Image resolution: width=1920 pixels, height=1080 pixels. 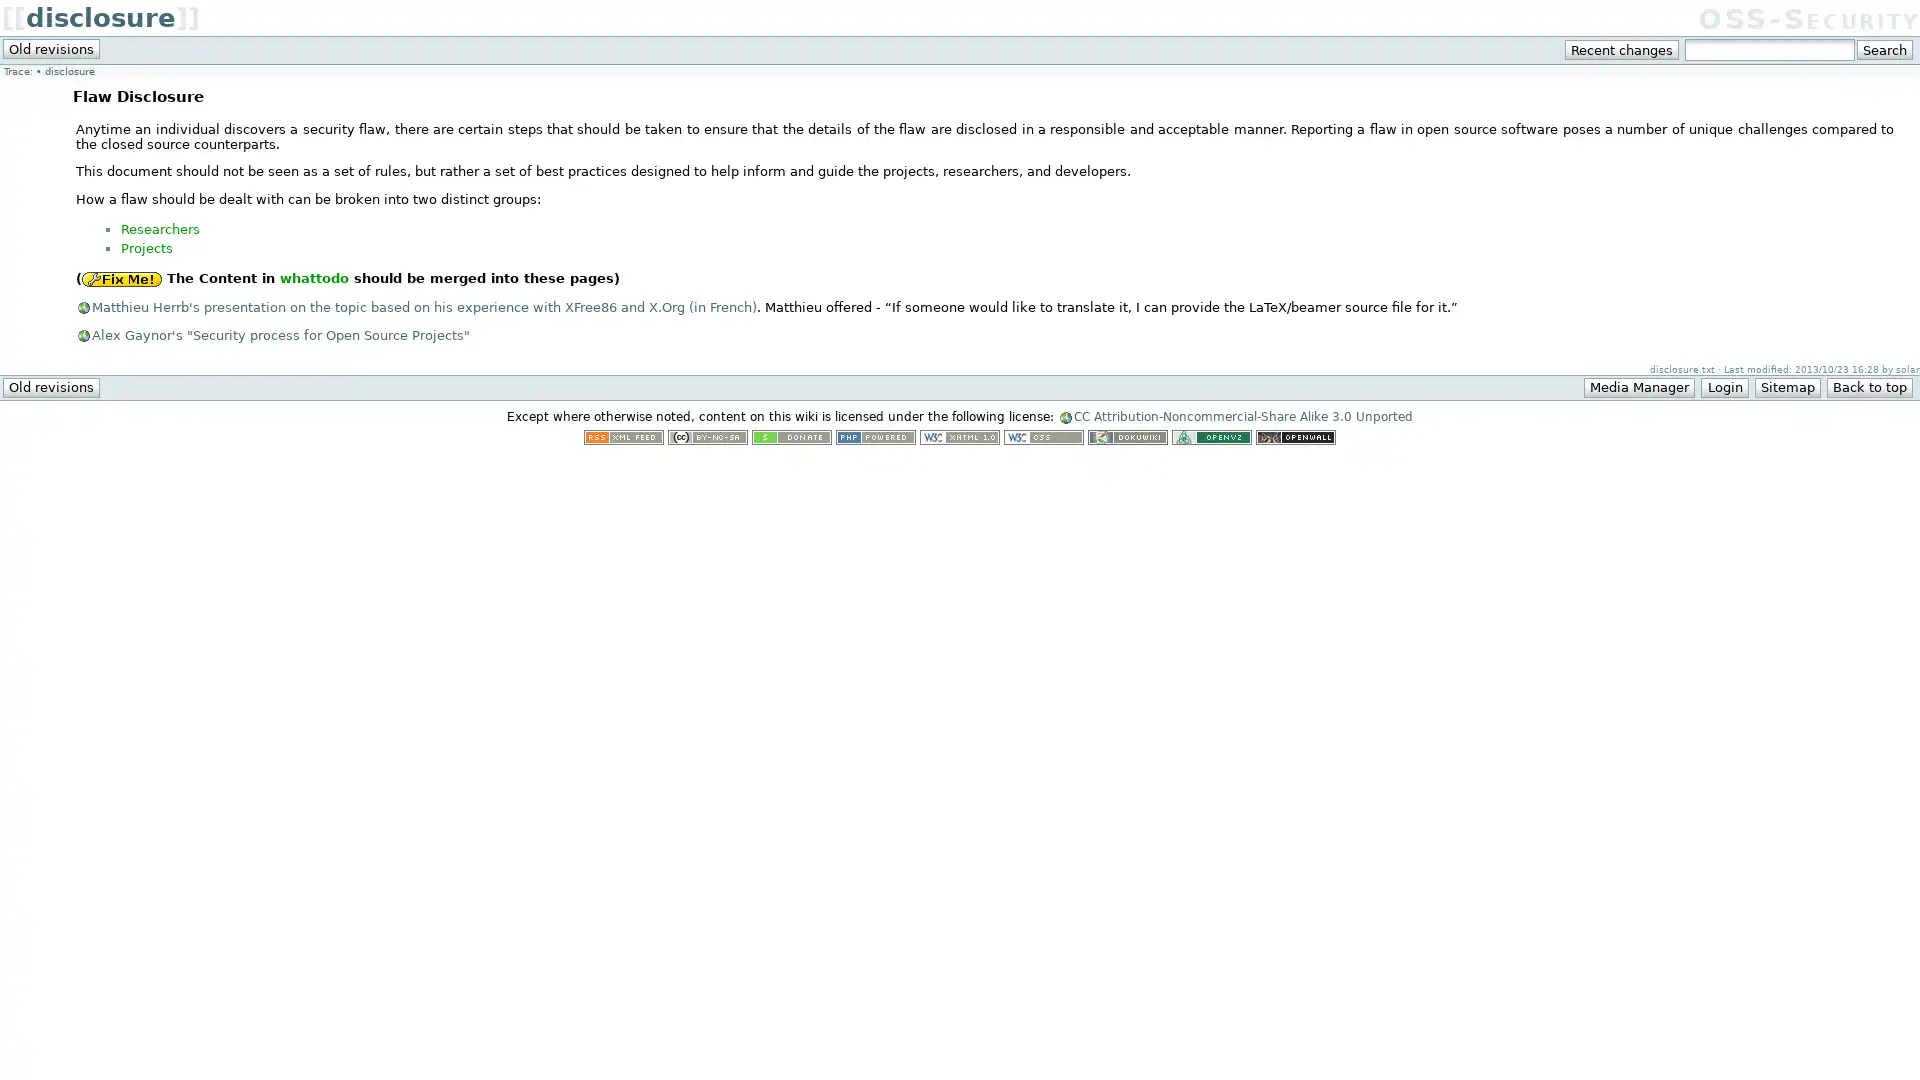 I want to click on Sitemap, so click(x=1786, y=387).